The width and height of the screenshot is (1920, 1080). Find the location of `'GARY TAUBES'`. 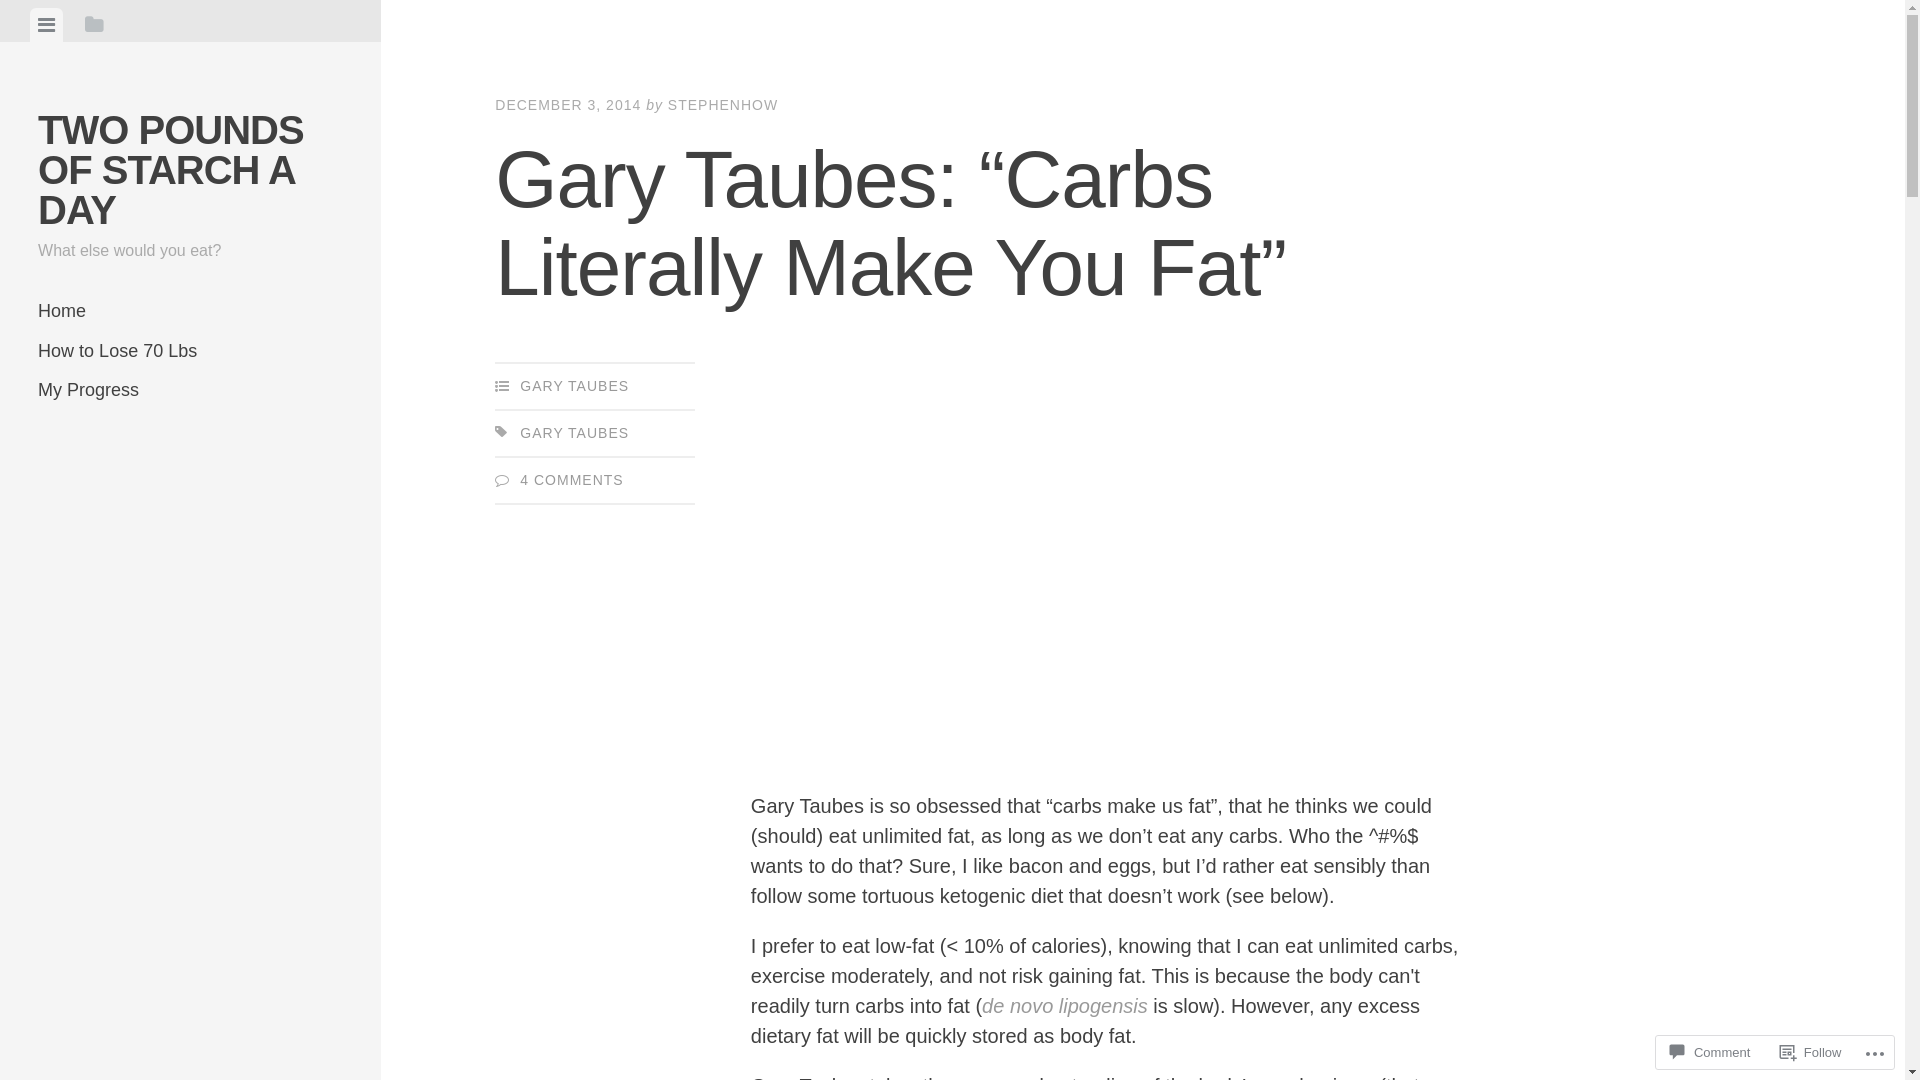

'GARY TAUBES' is located at coordinates (573, 431).